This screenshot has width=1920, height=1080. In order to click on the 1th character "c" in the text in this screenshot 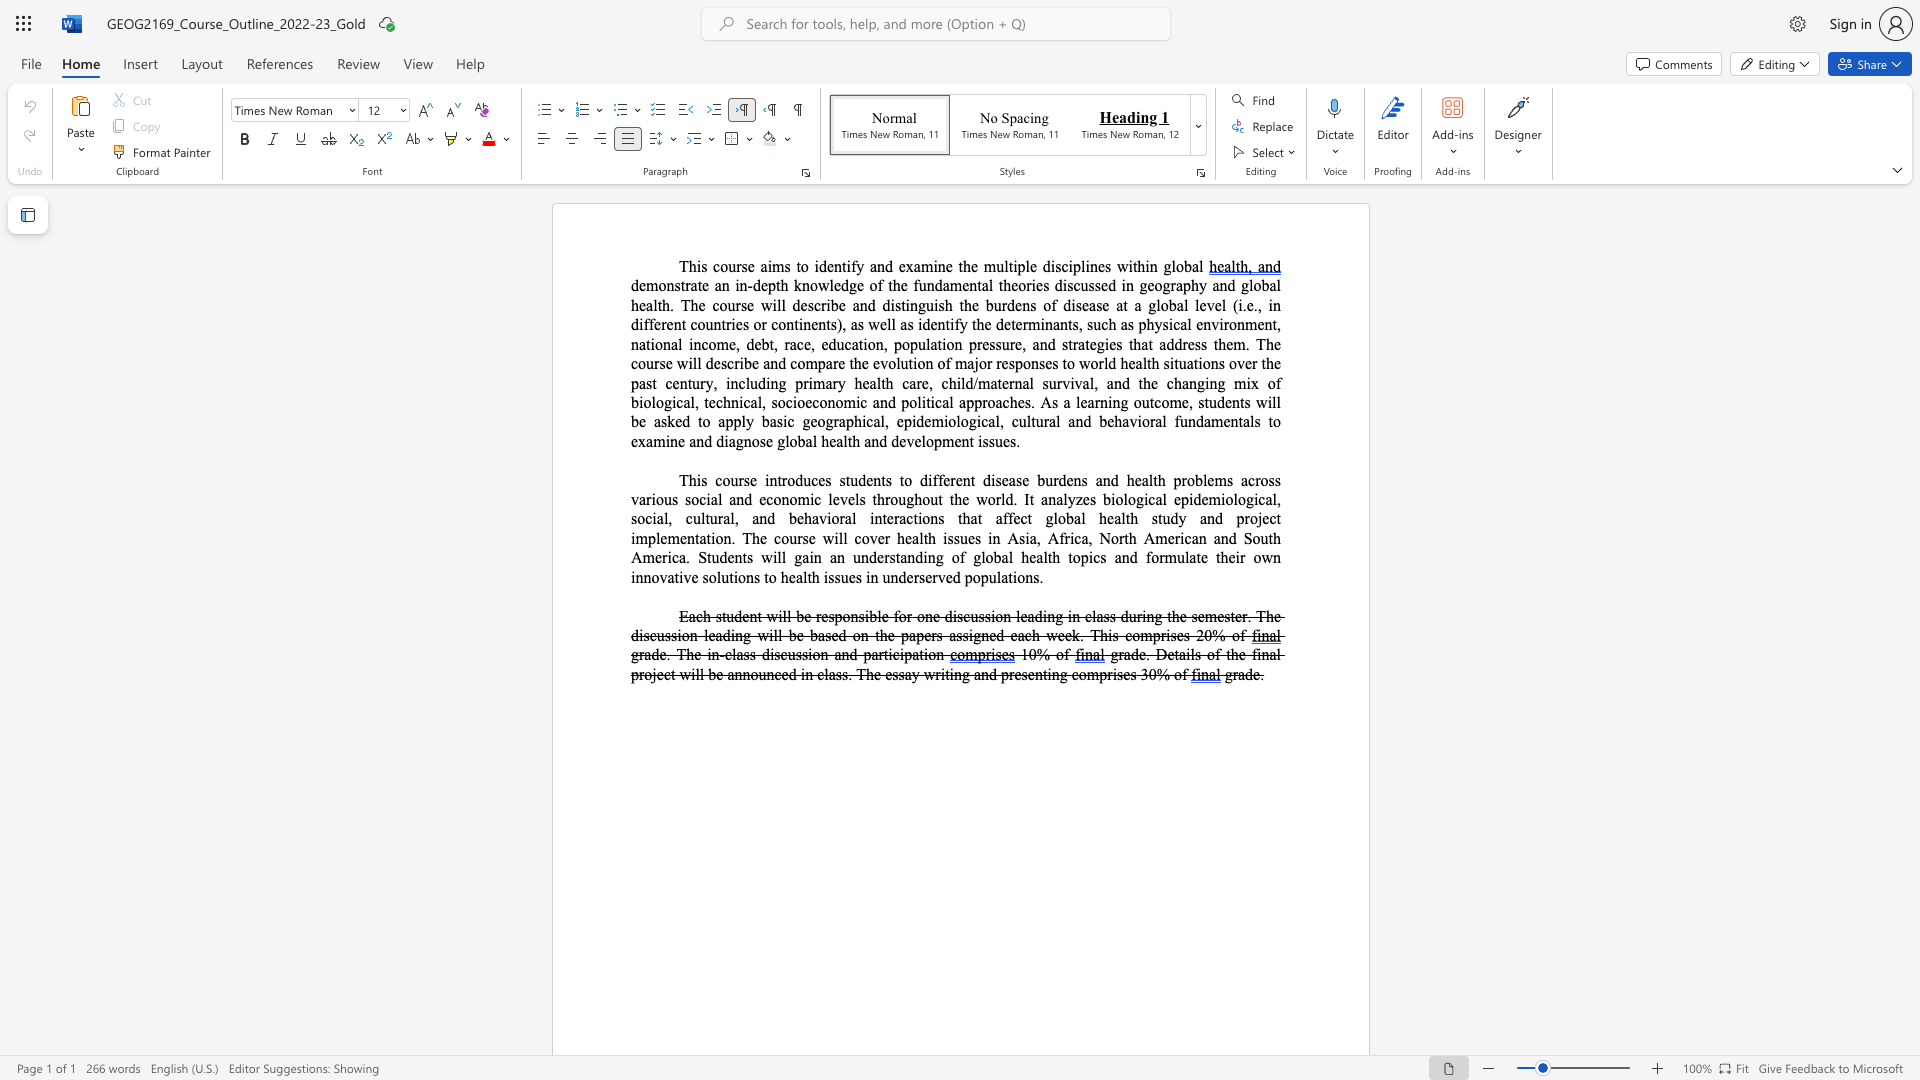, I will do `click(699, 615)`.